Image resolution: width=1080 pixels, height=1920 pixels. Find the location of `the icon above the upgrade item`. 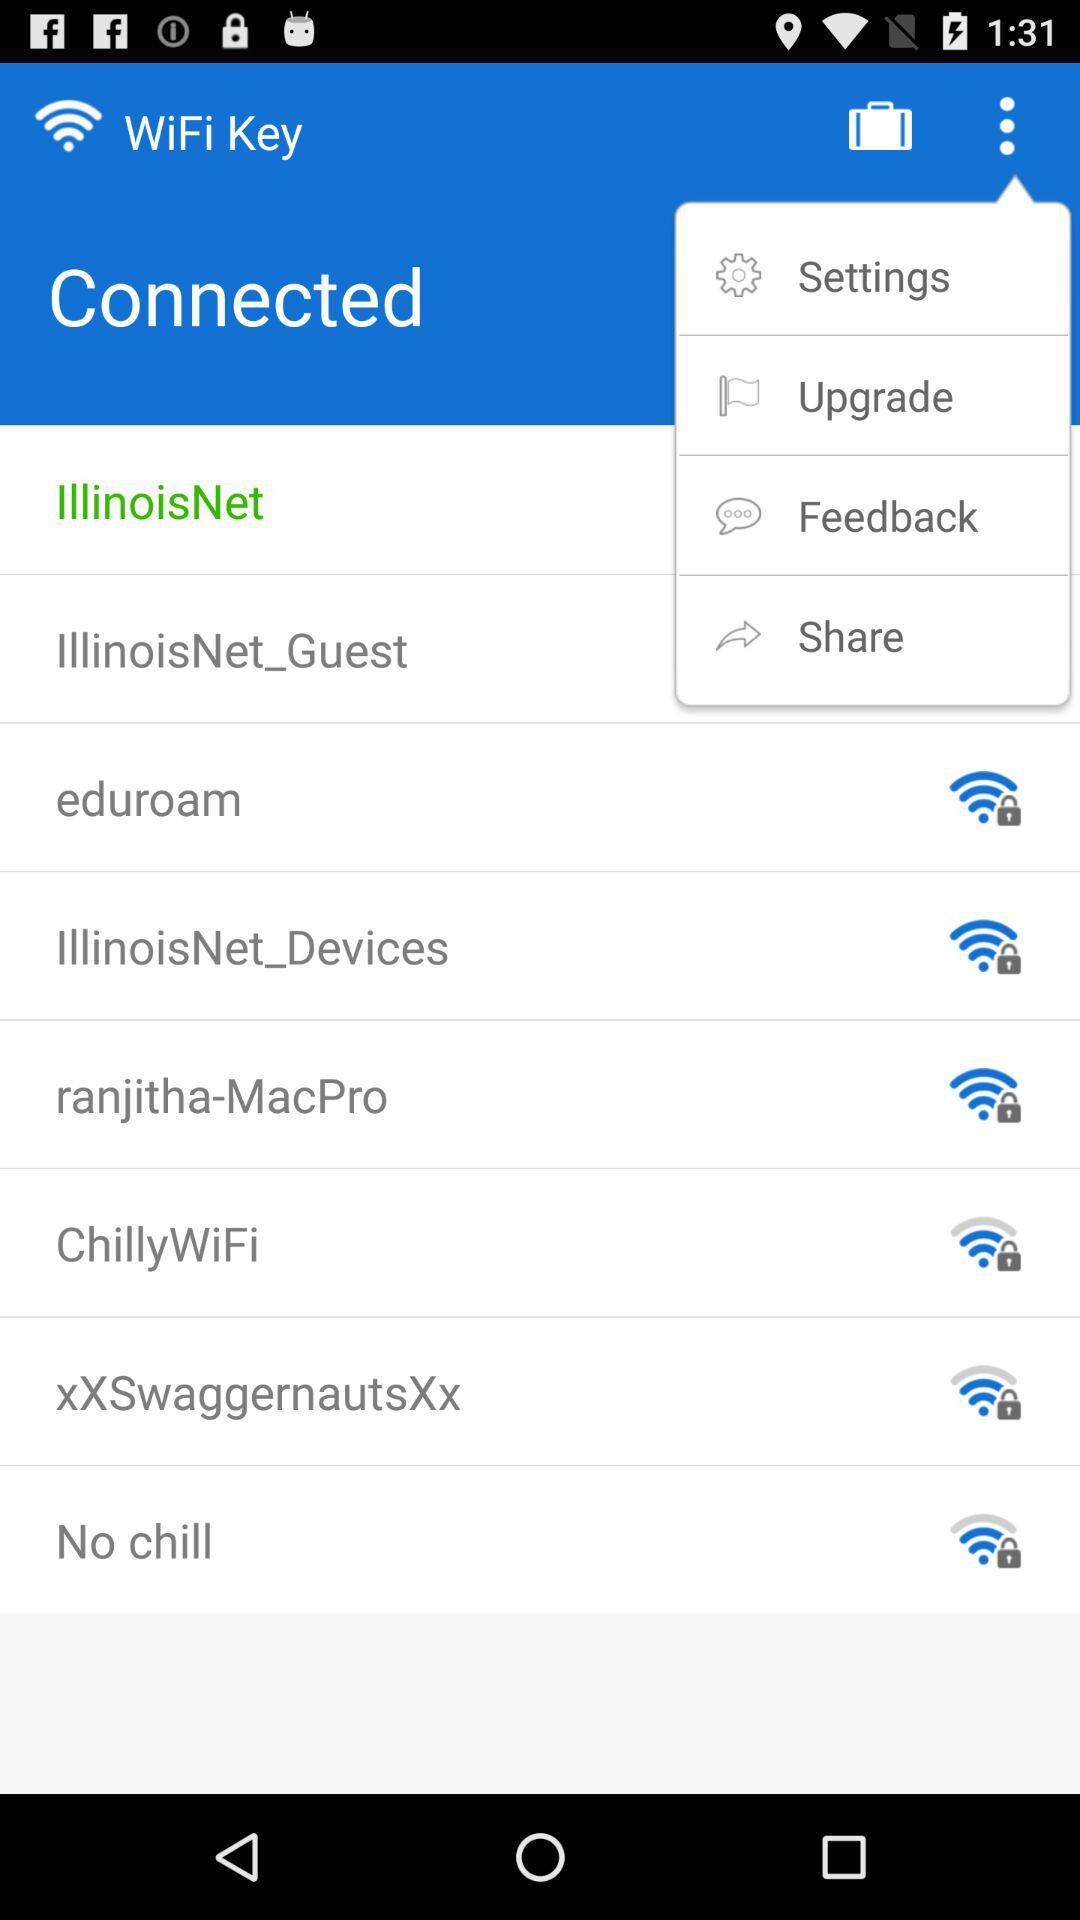

the icon above the upgrade item is located at coordinates (873, 274).